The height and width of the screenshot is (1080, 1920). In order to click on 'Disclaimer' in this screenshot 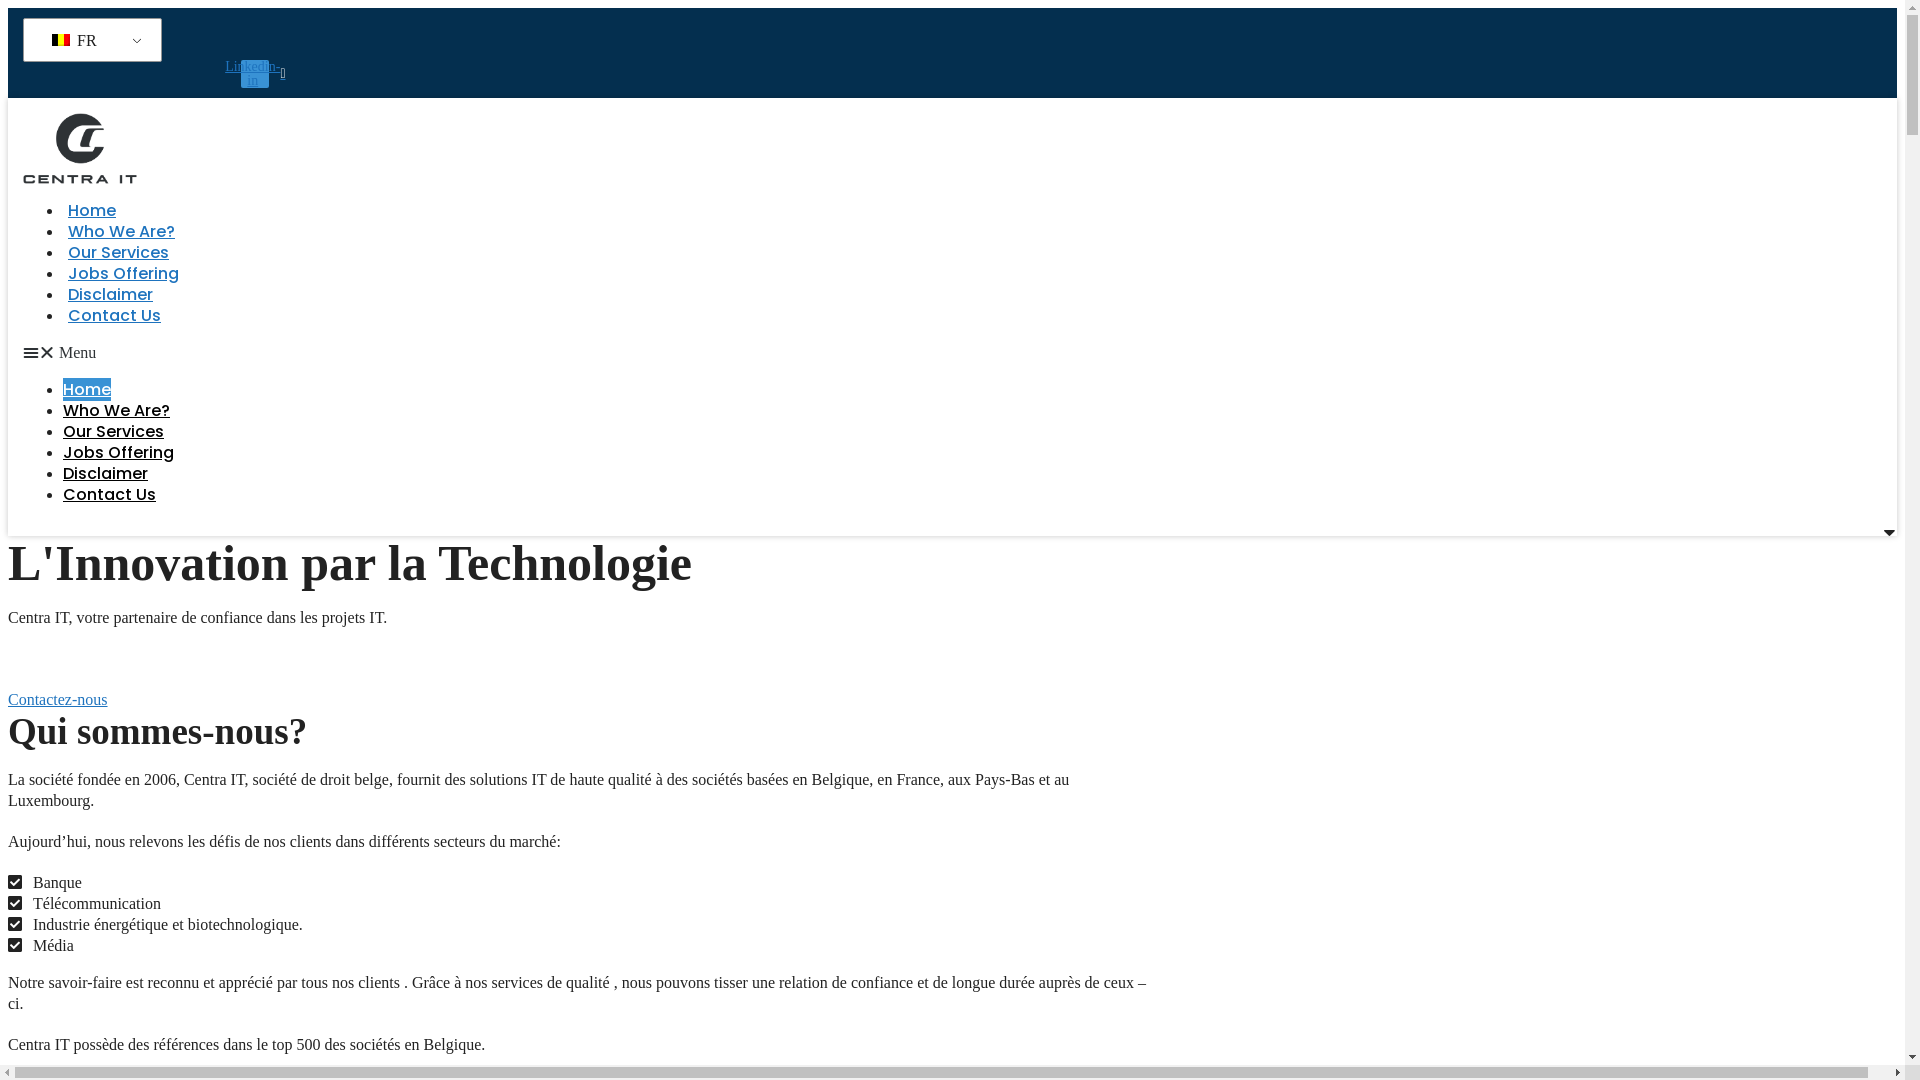, I will do `click(104, 473)`.